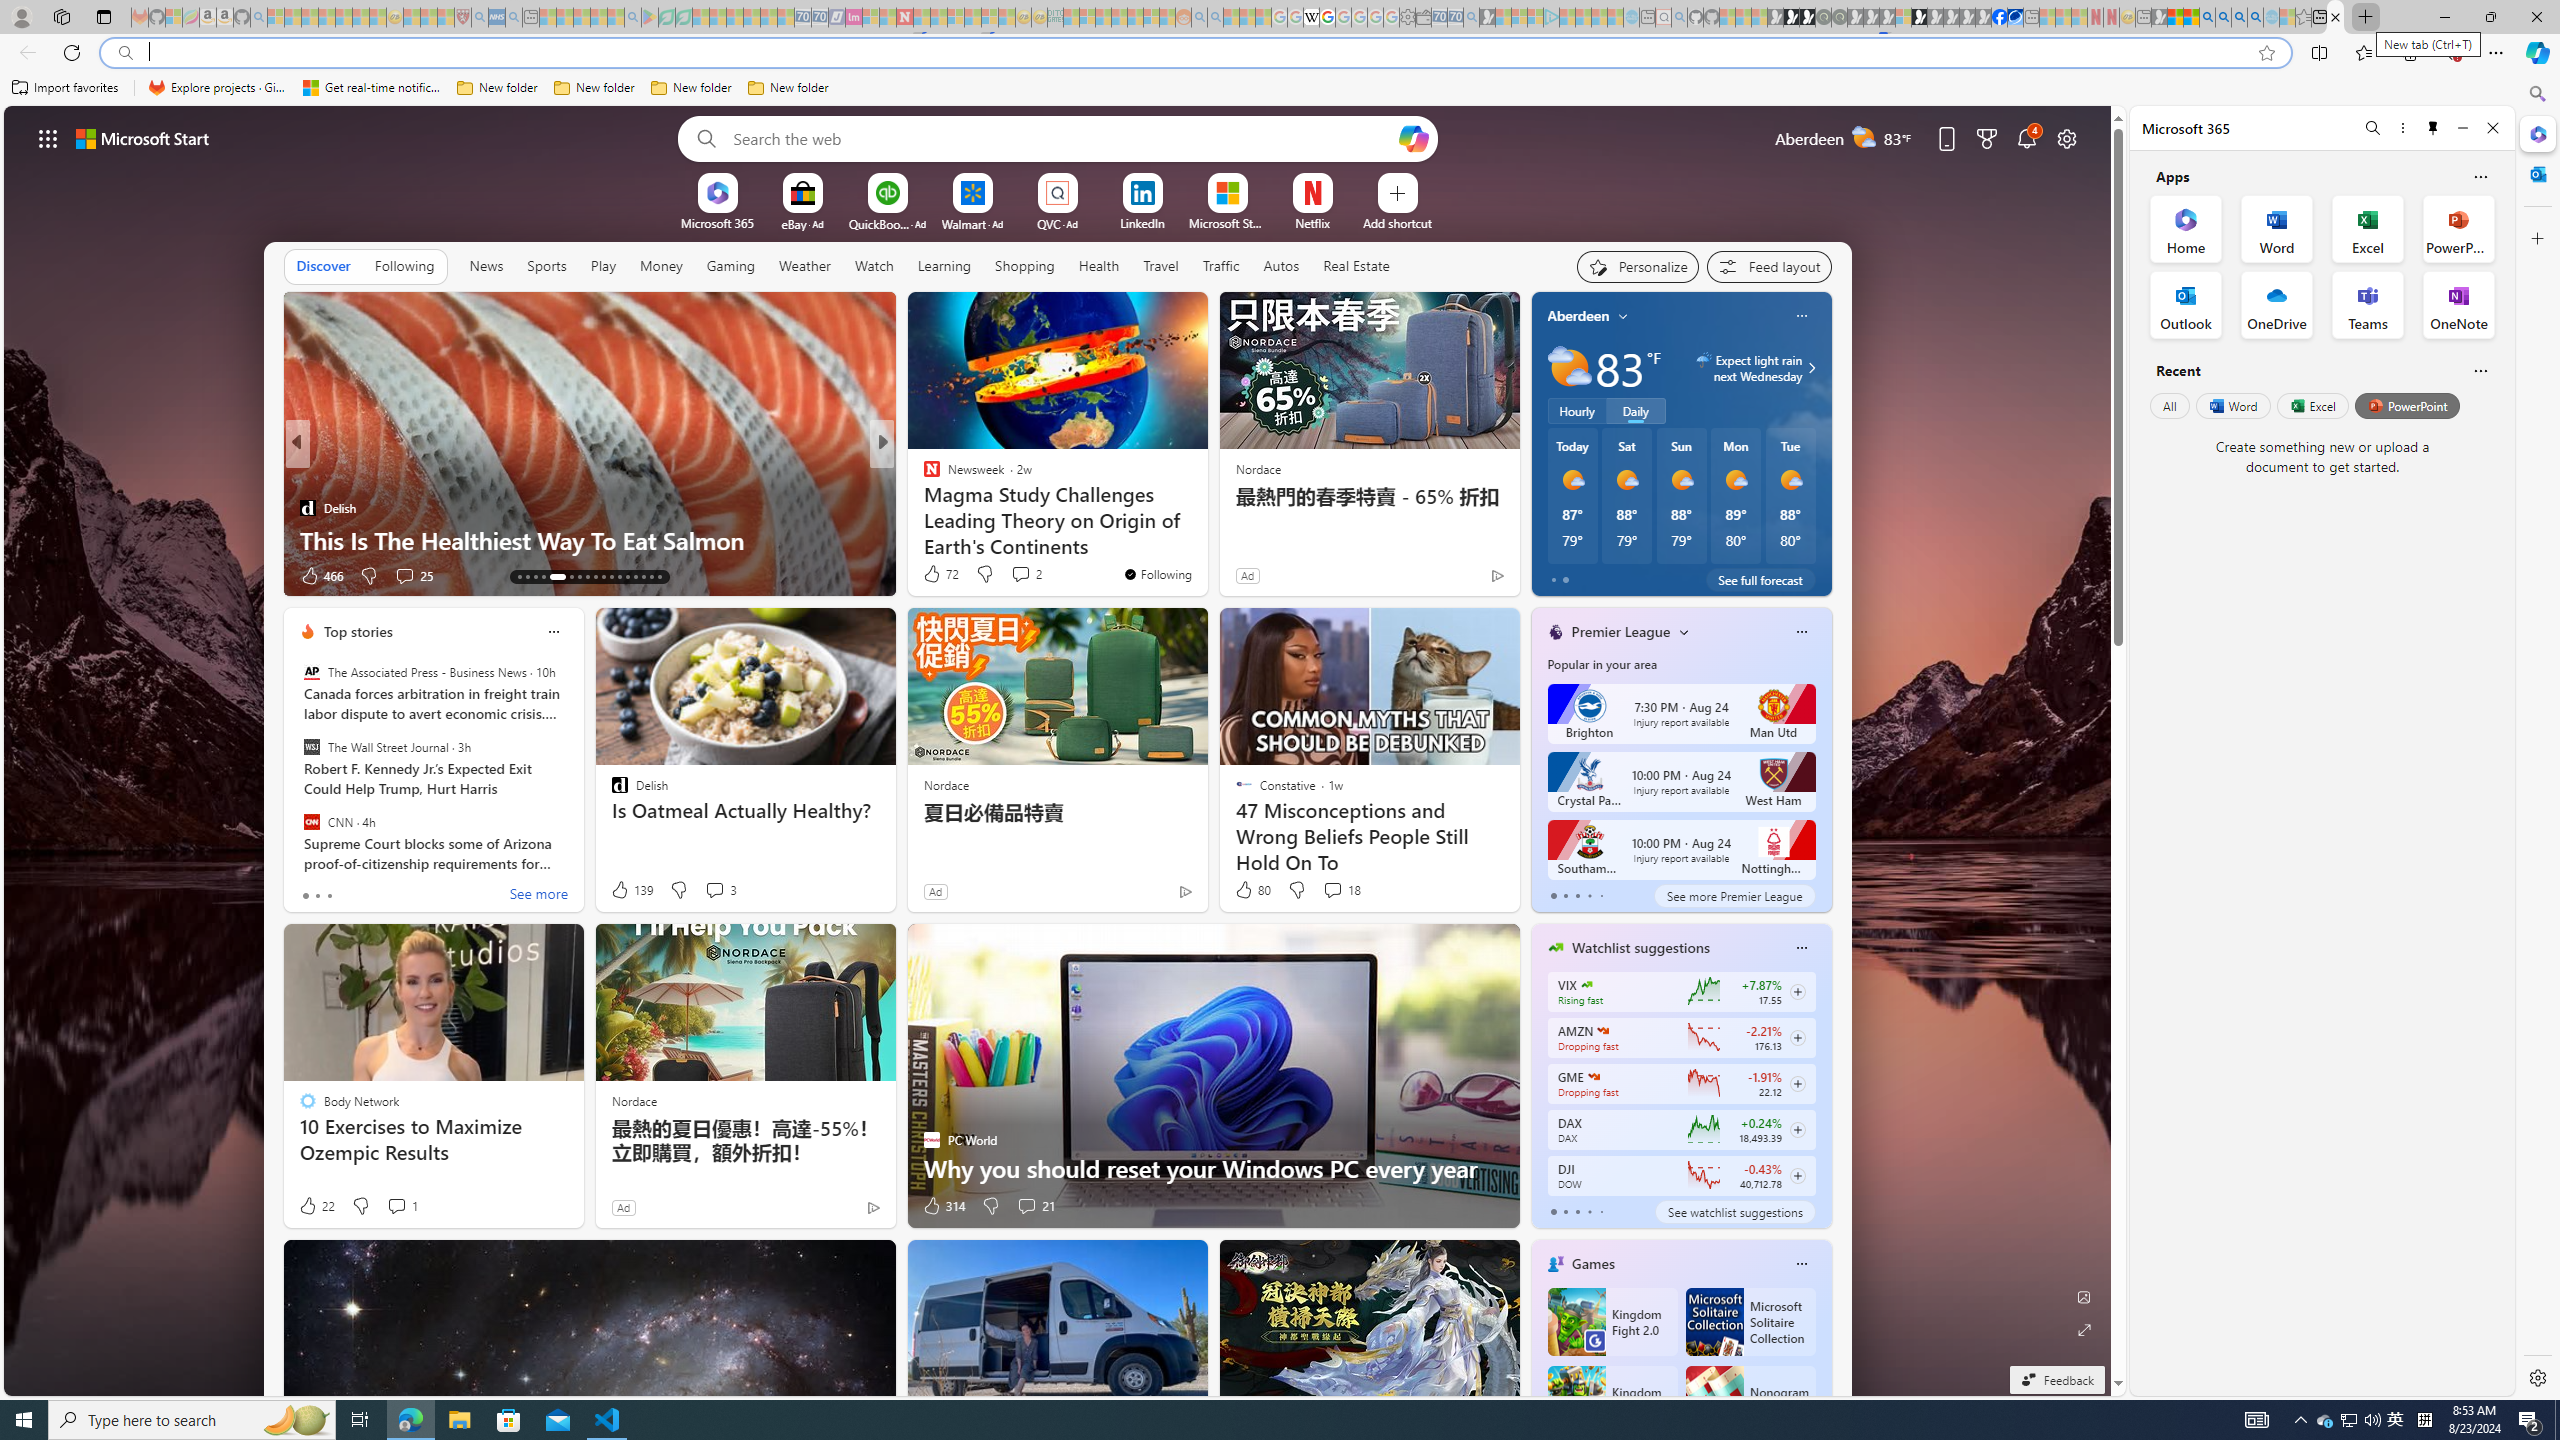  Describe the element at coordinates (125, 53) in the screenshot. I see `'Search icon'` at that location.